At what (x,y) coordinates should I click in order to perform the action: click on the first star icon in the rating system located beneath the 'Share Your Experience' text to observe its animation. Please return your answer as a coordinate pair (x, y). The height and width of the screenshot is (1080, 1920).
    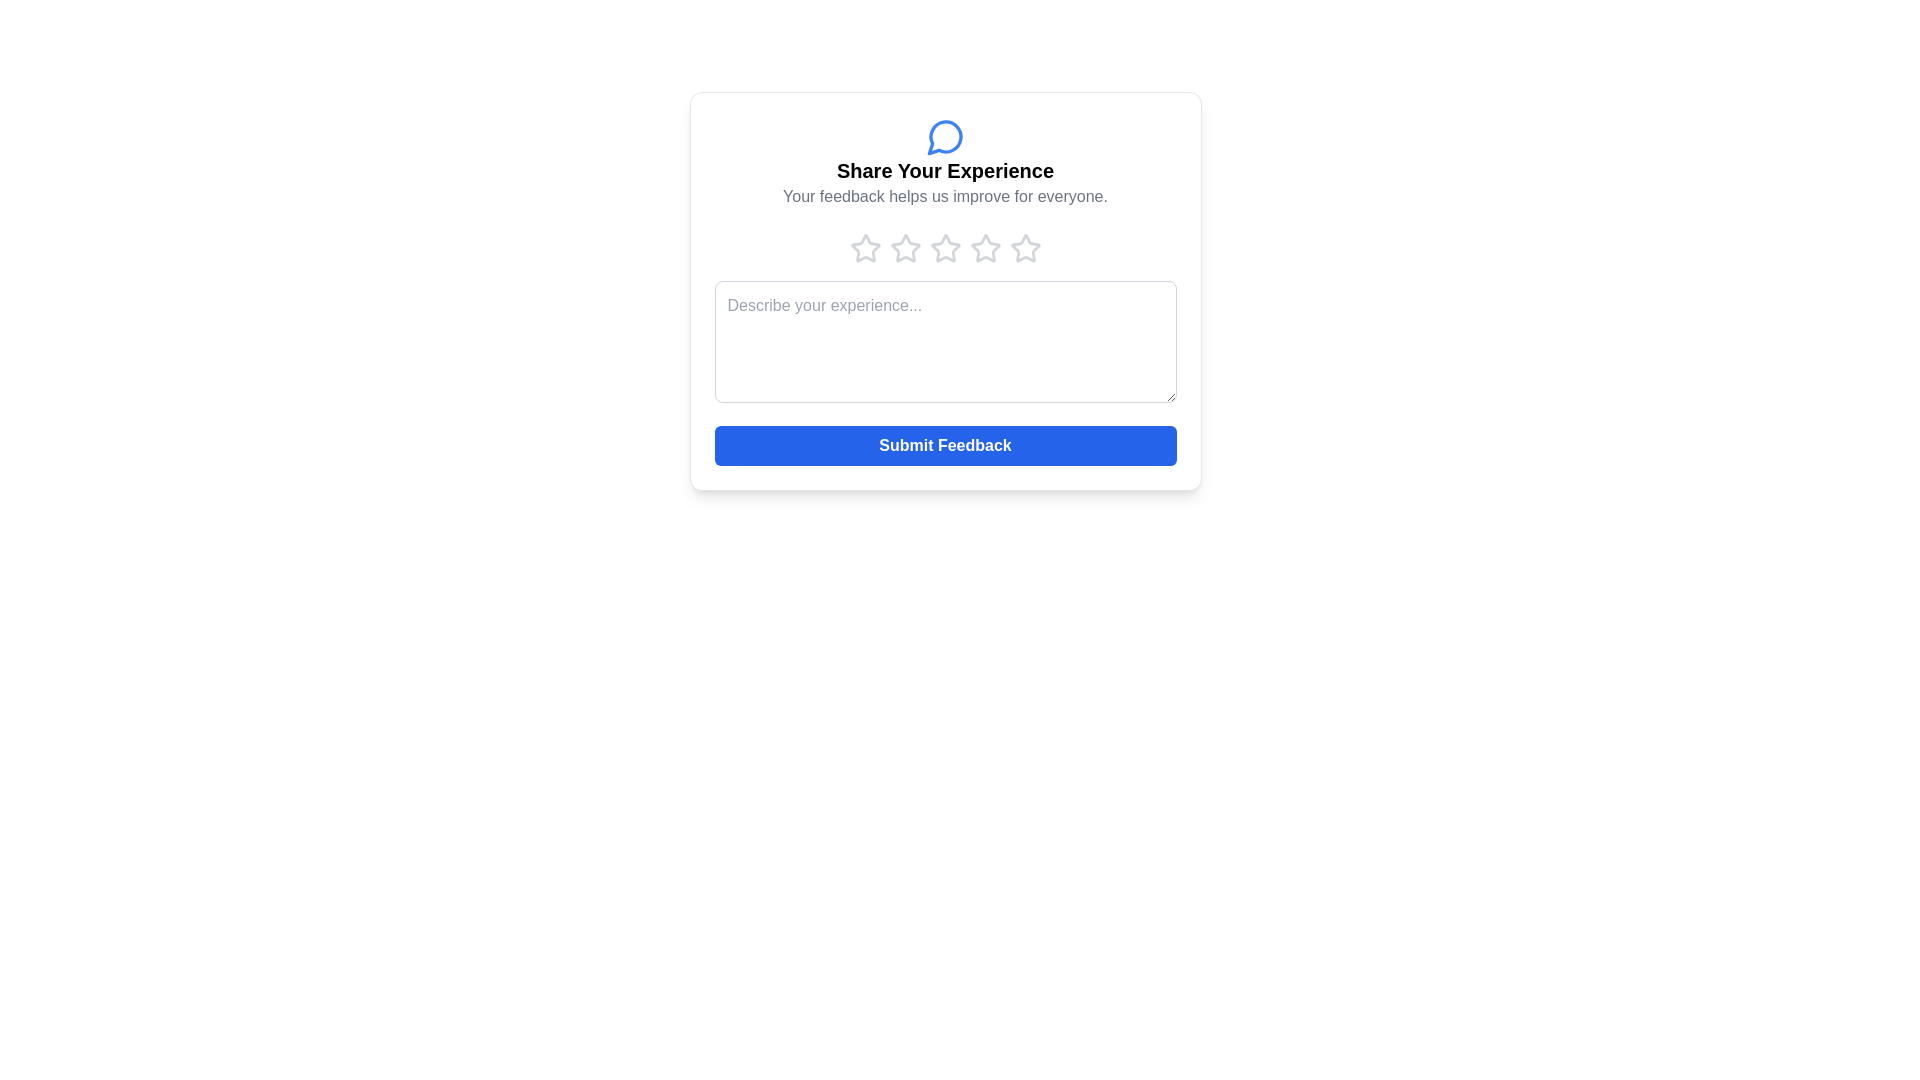
    Looking at the image, I should click on (865, 248).